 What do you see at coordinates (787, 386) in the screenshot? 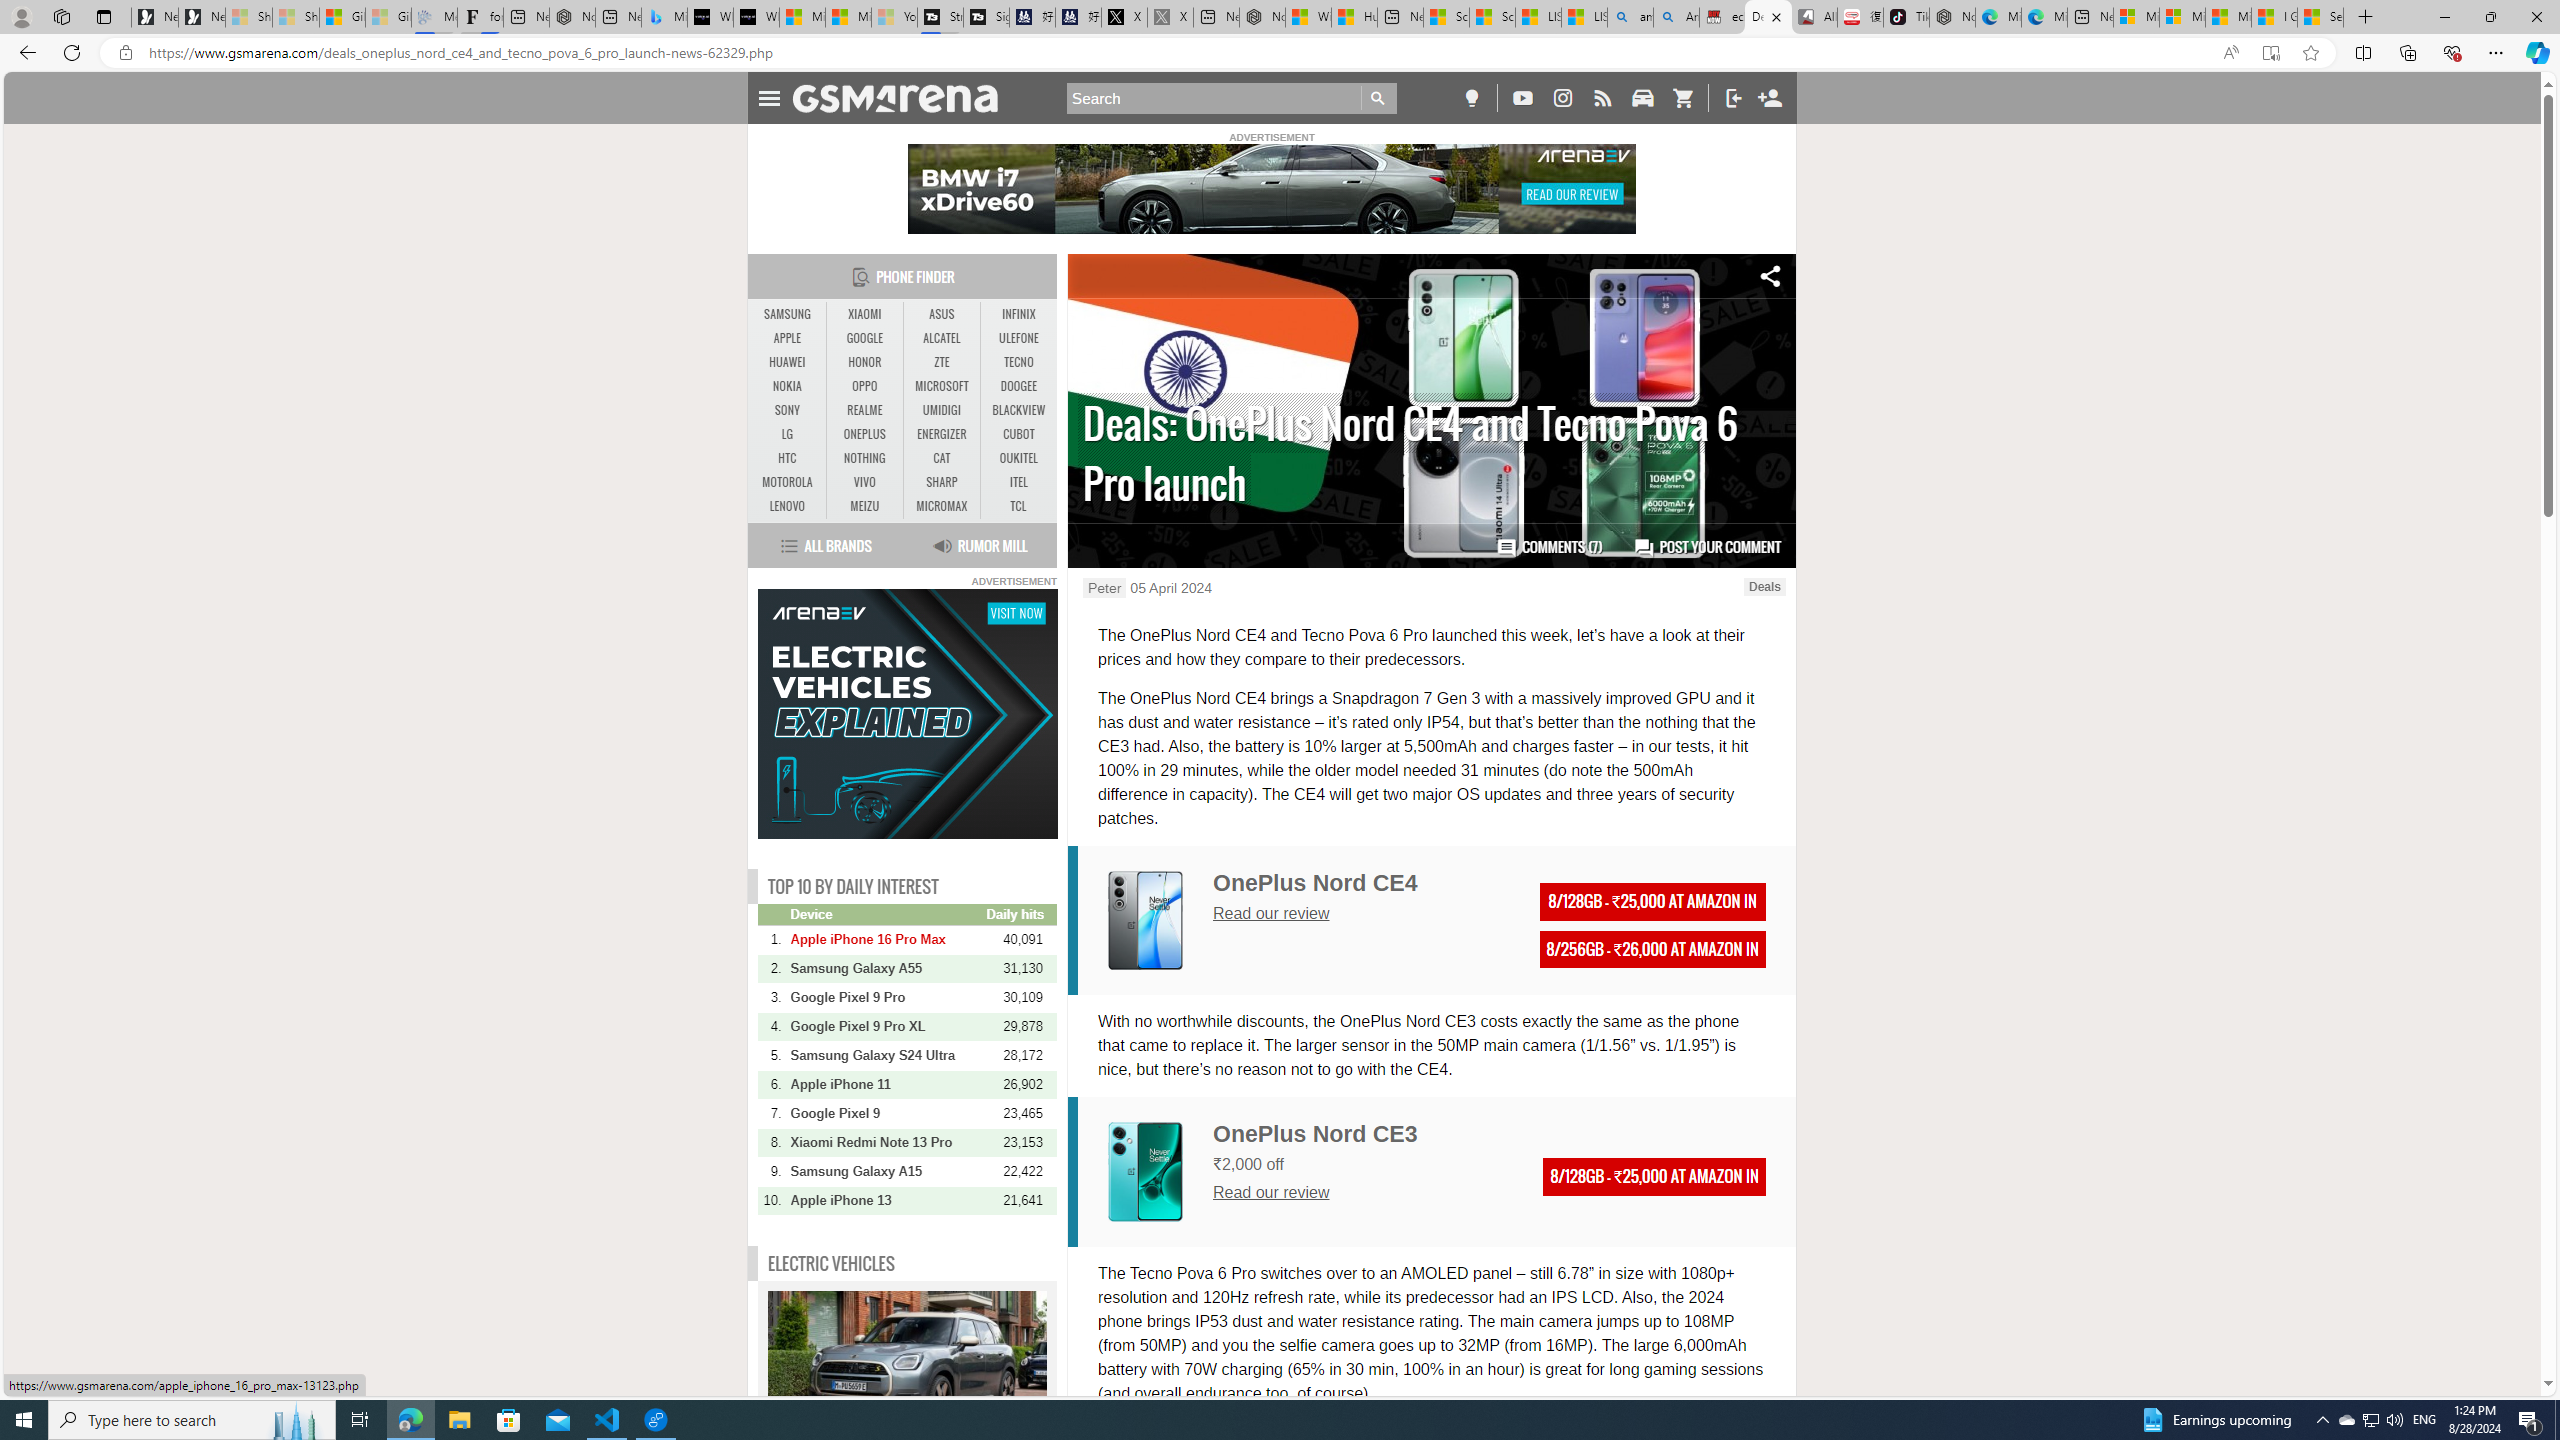
I see `'NOKIA'` at bounding box center [787, 386].